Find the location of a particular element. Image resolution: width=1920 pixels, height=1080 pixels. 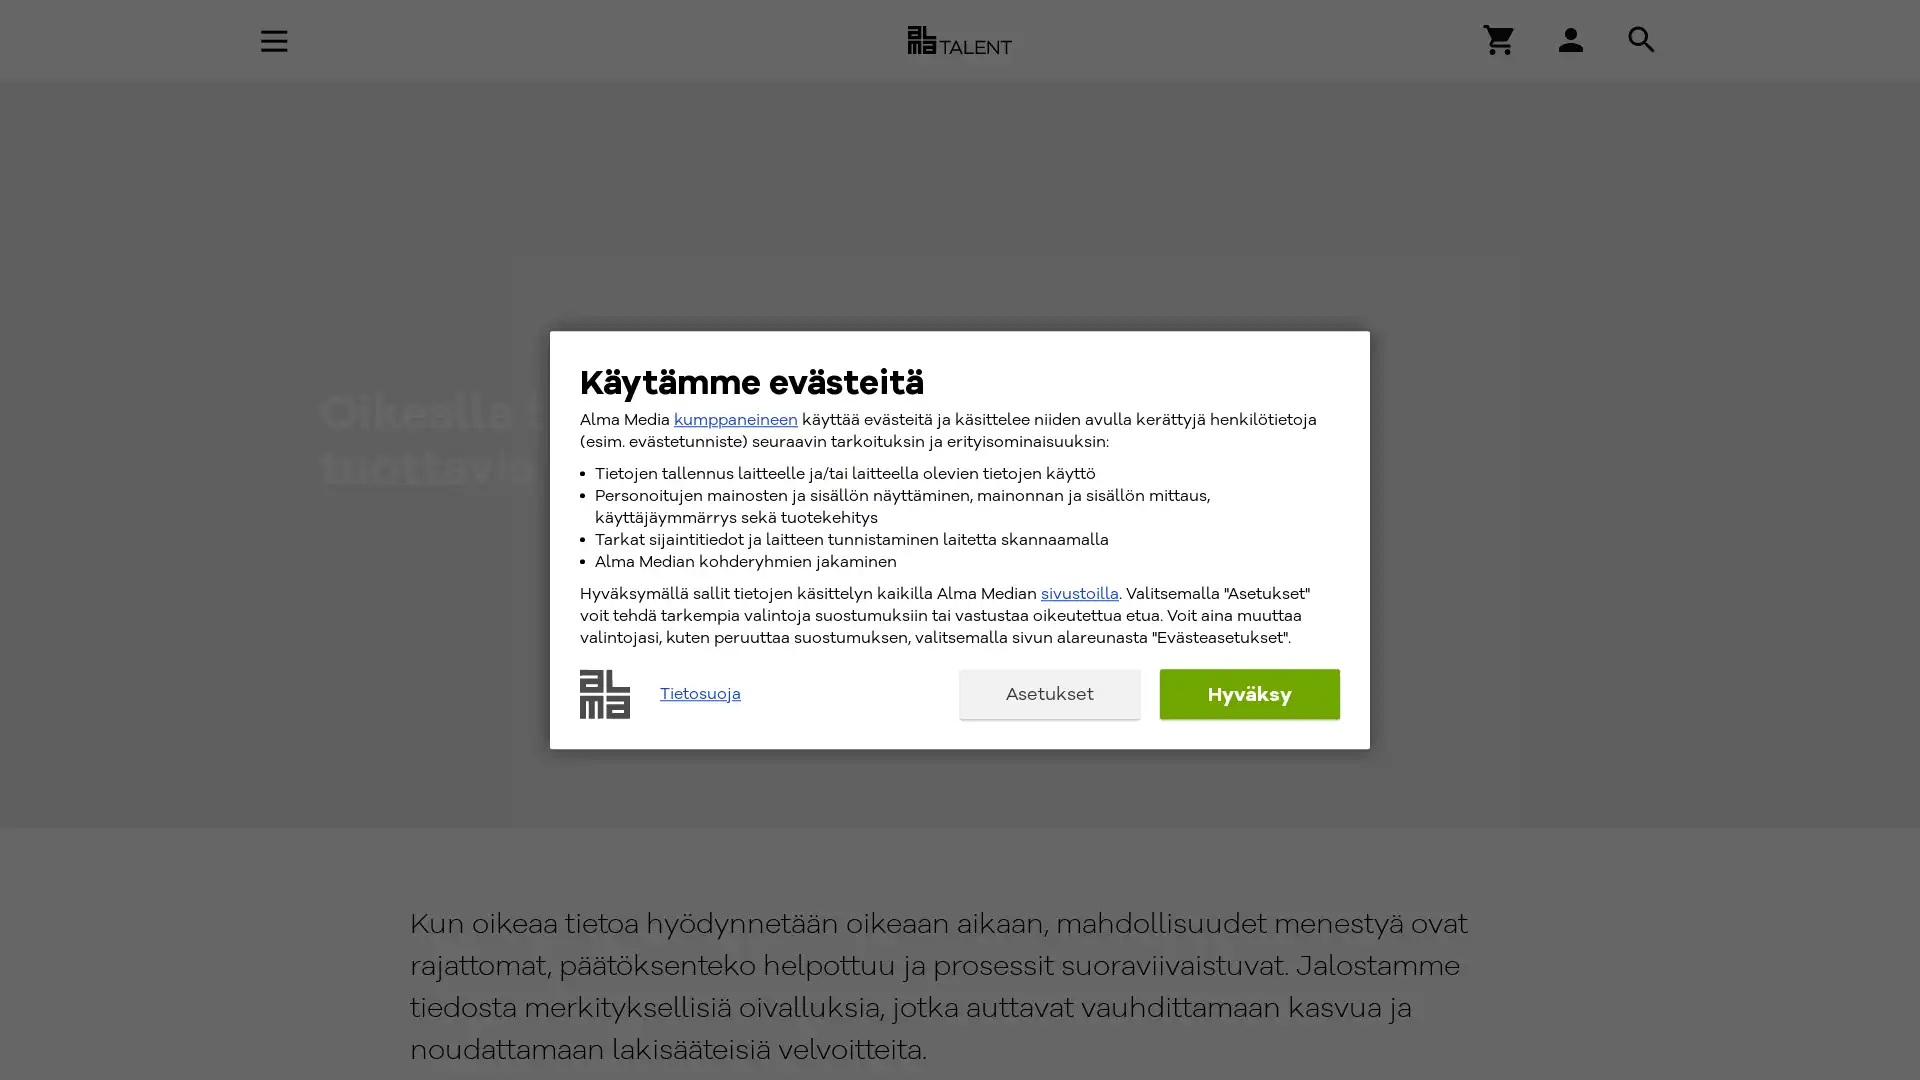

Hae is located at coordinates (1641, 39).